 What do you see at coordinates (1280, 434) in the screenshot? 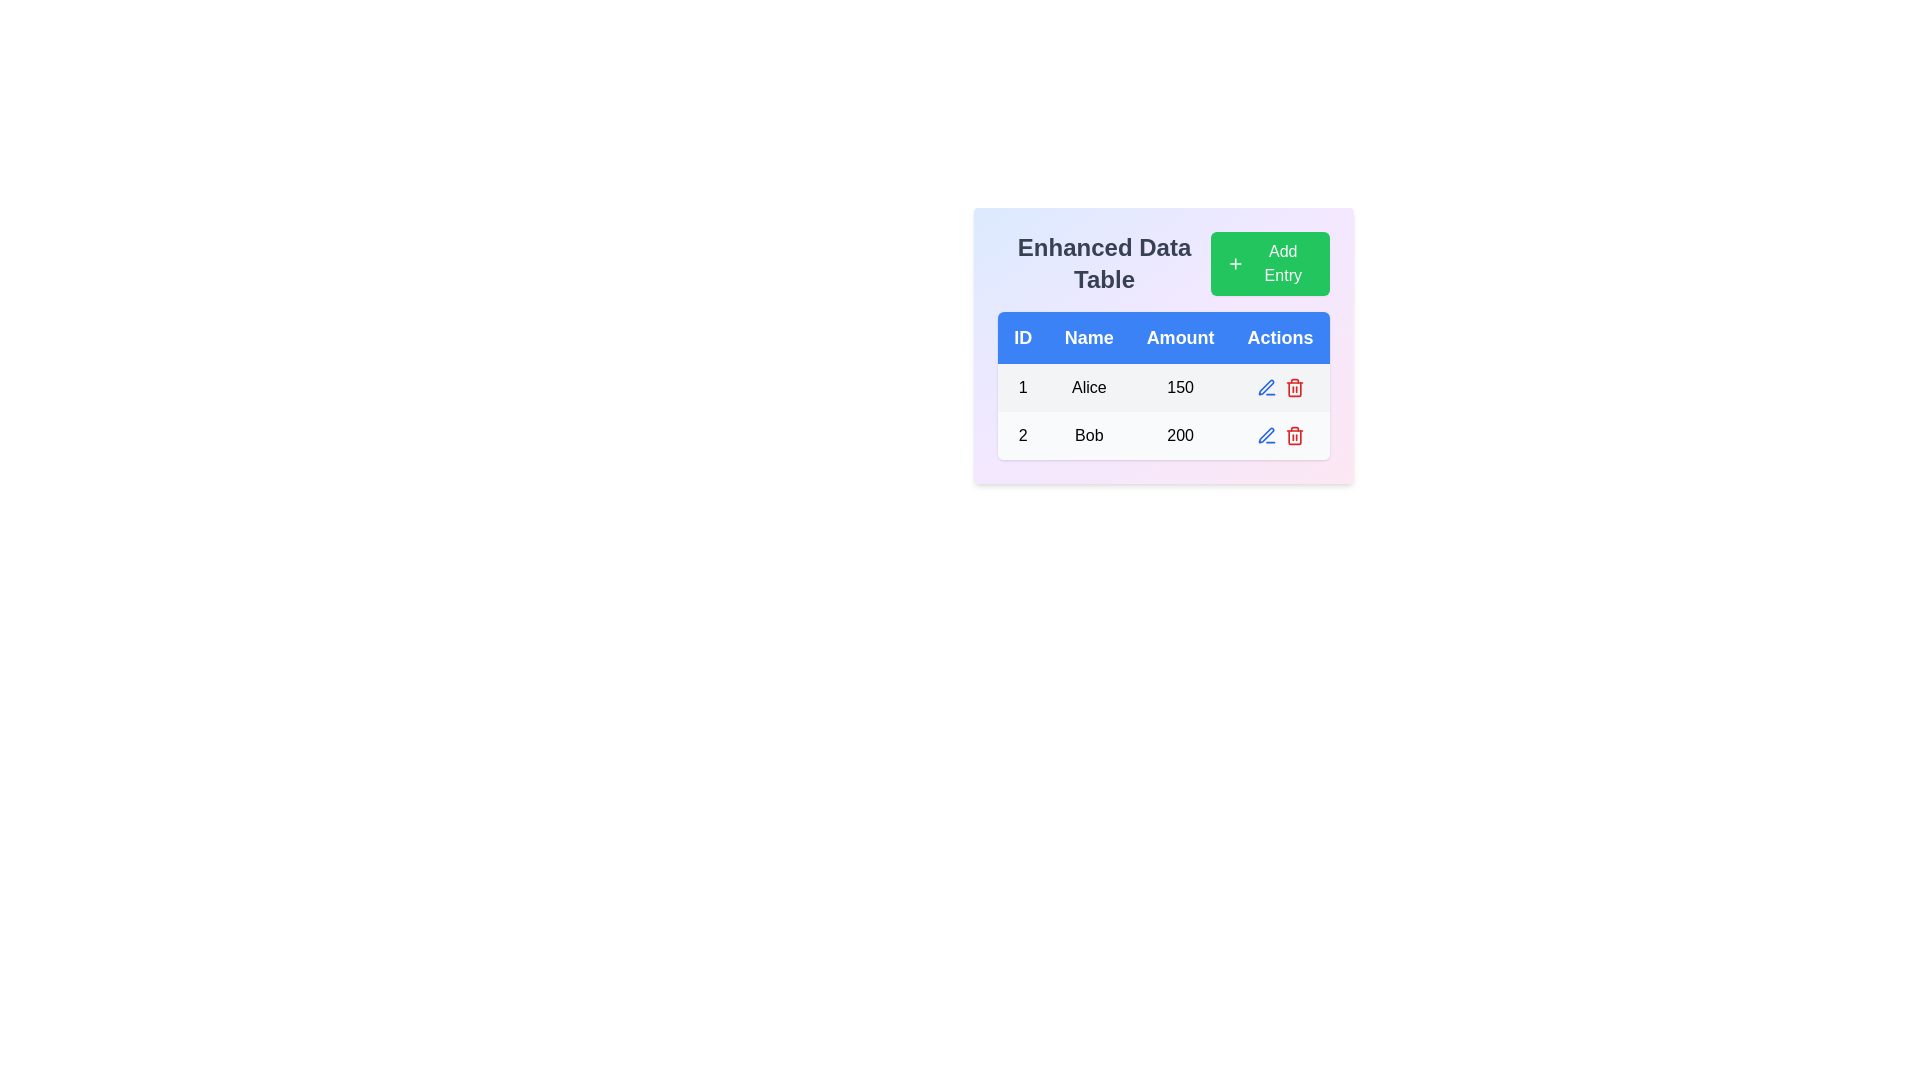
I see `the red trash bin icon within the Interactive control group` at bounding box center [1280, 434].